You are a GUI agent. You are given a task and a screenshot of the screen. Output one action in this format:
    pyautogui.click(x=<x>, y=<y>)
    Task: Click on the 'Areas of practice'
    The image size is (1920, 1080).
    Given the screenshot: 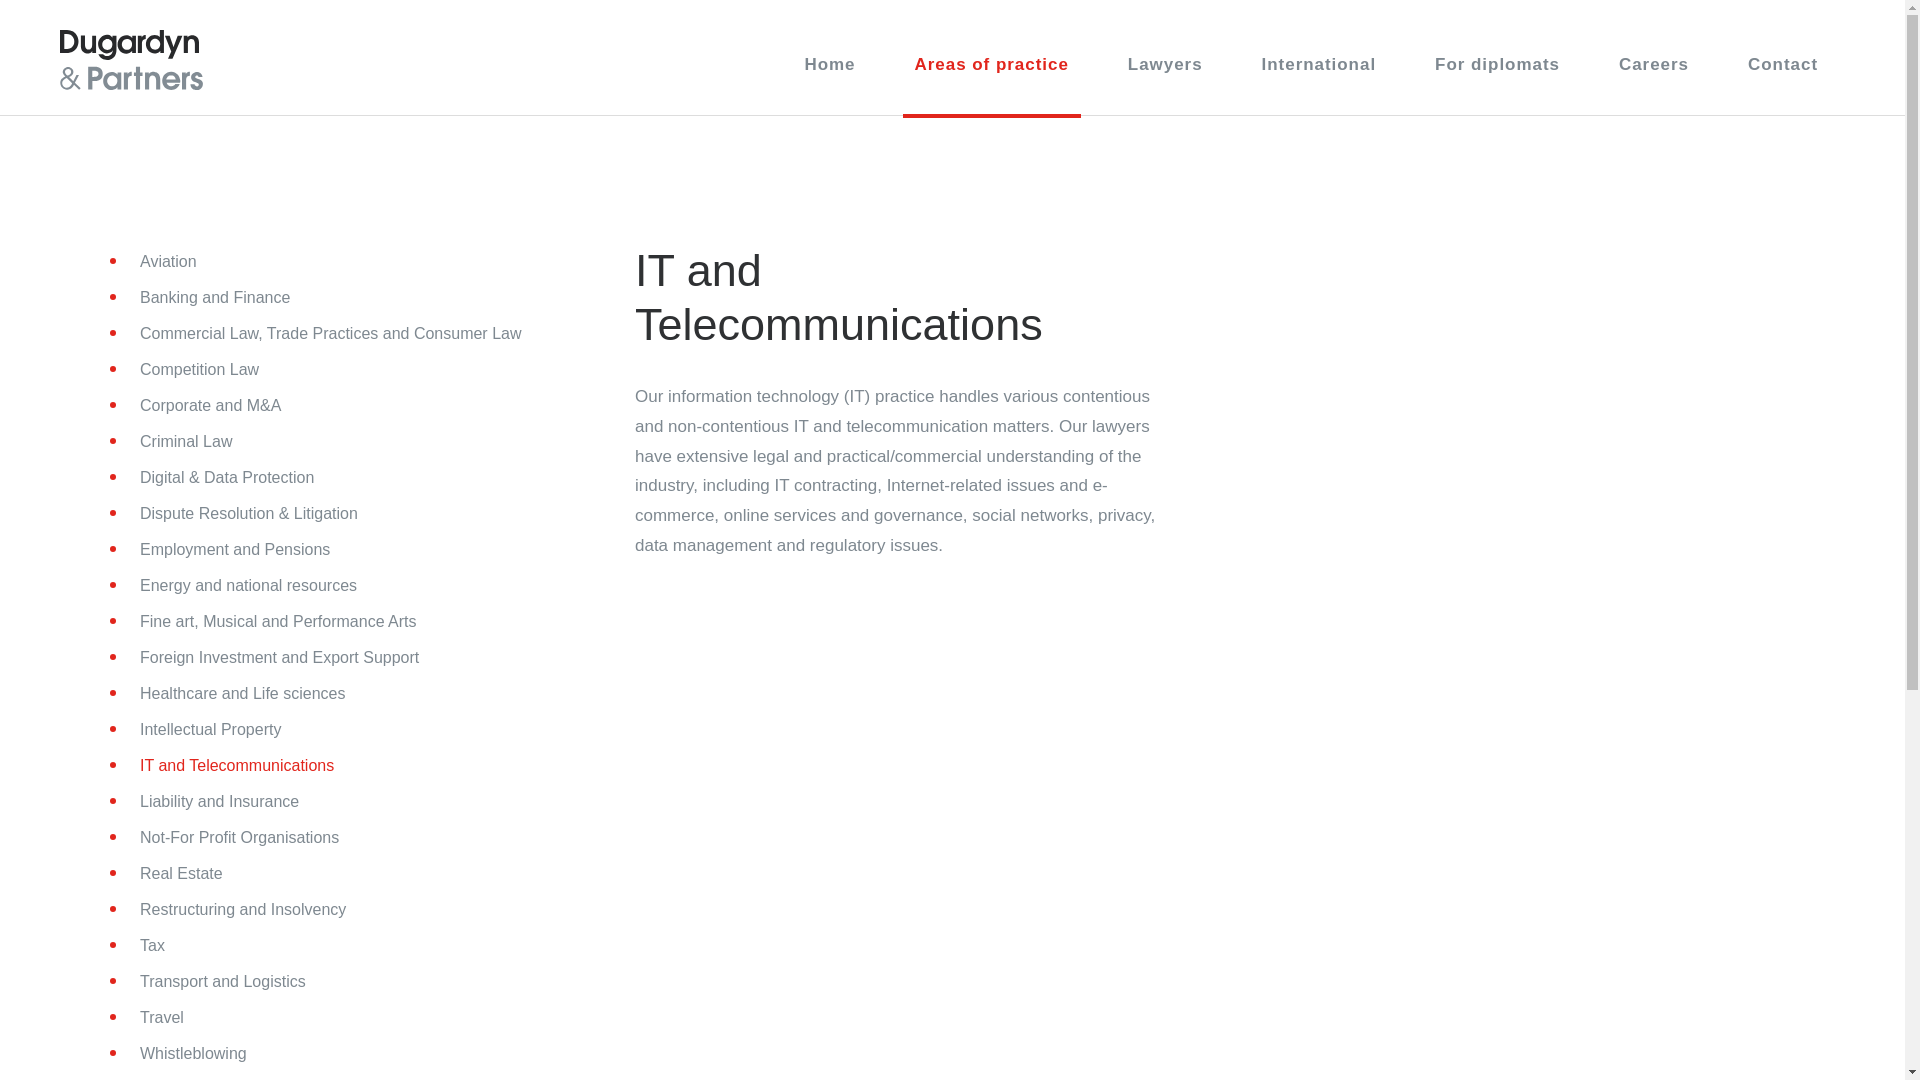 What is the action you would take?
    pyautogui.click(x=992, y=72)
    